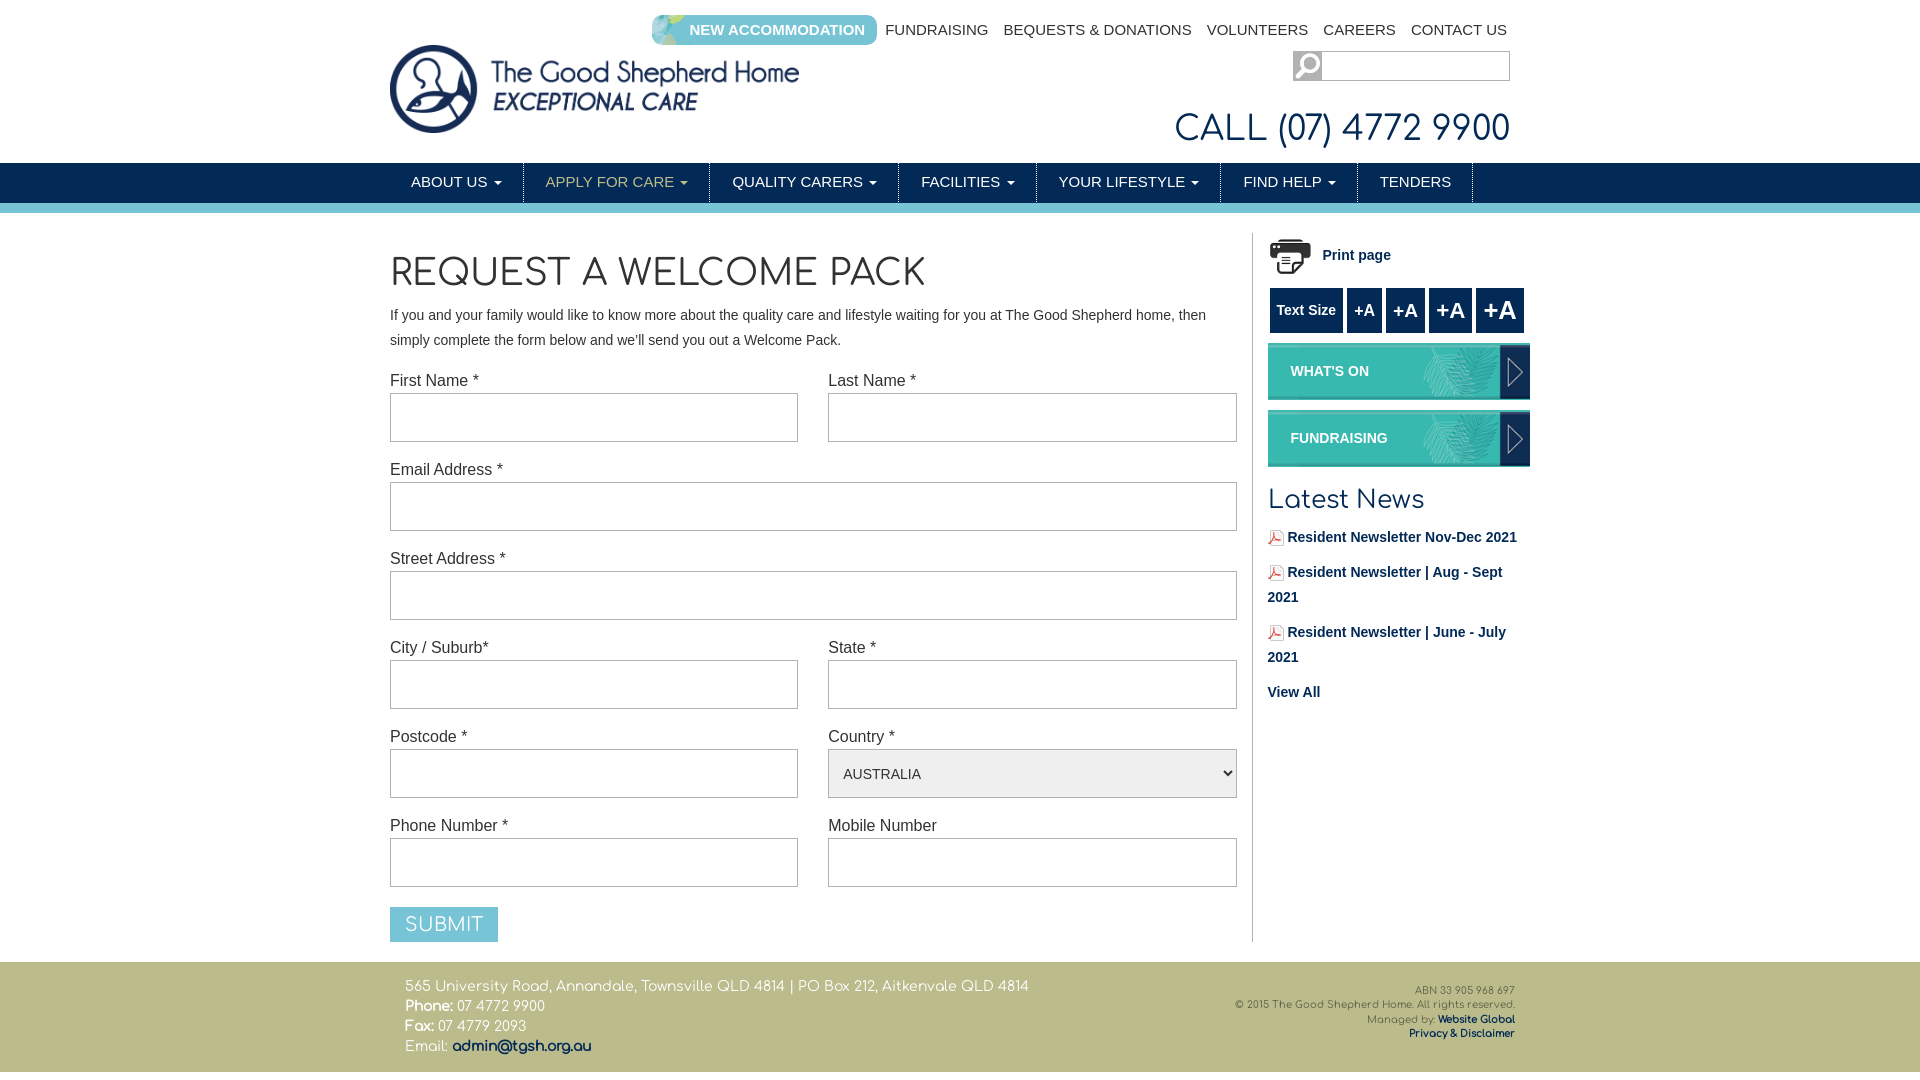 This screenshot has height=1080, width=1920. I want to click on 'TENDERS', so click(1415, 182).